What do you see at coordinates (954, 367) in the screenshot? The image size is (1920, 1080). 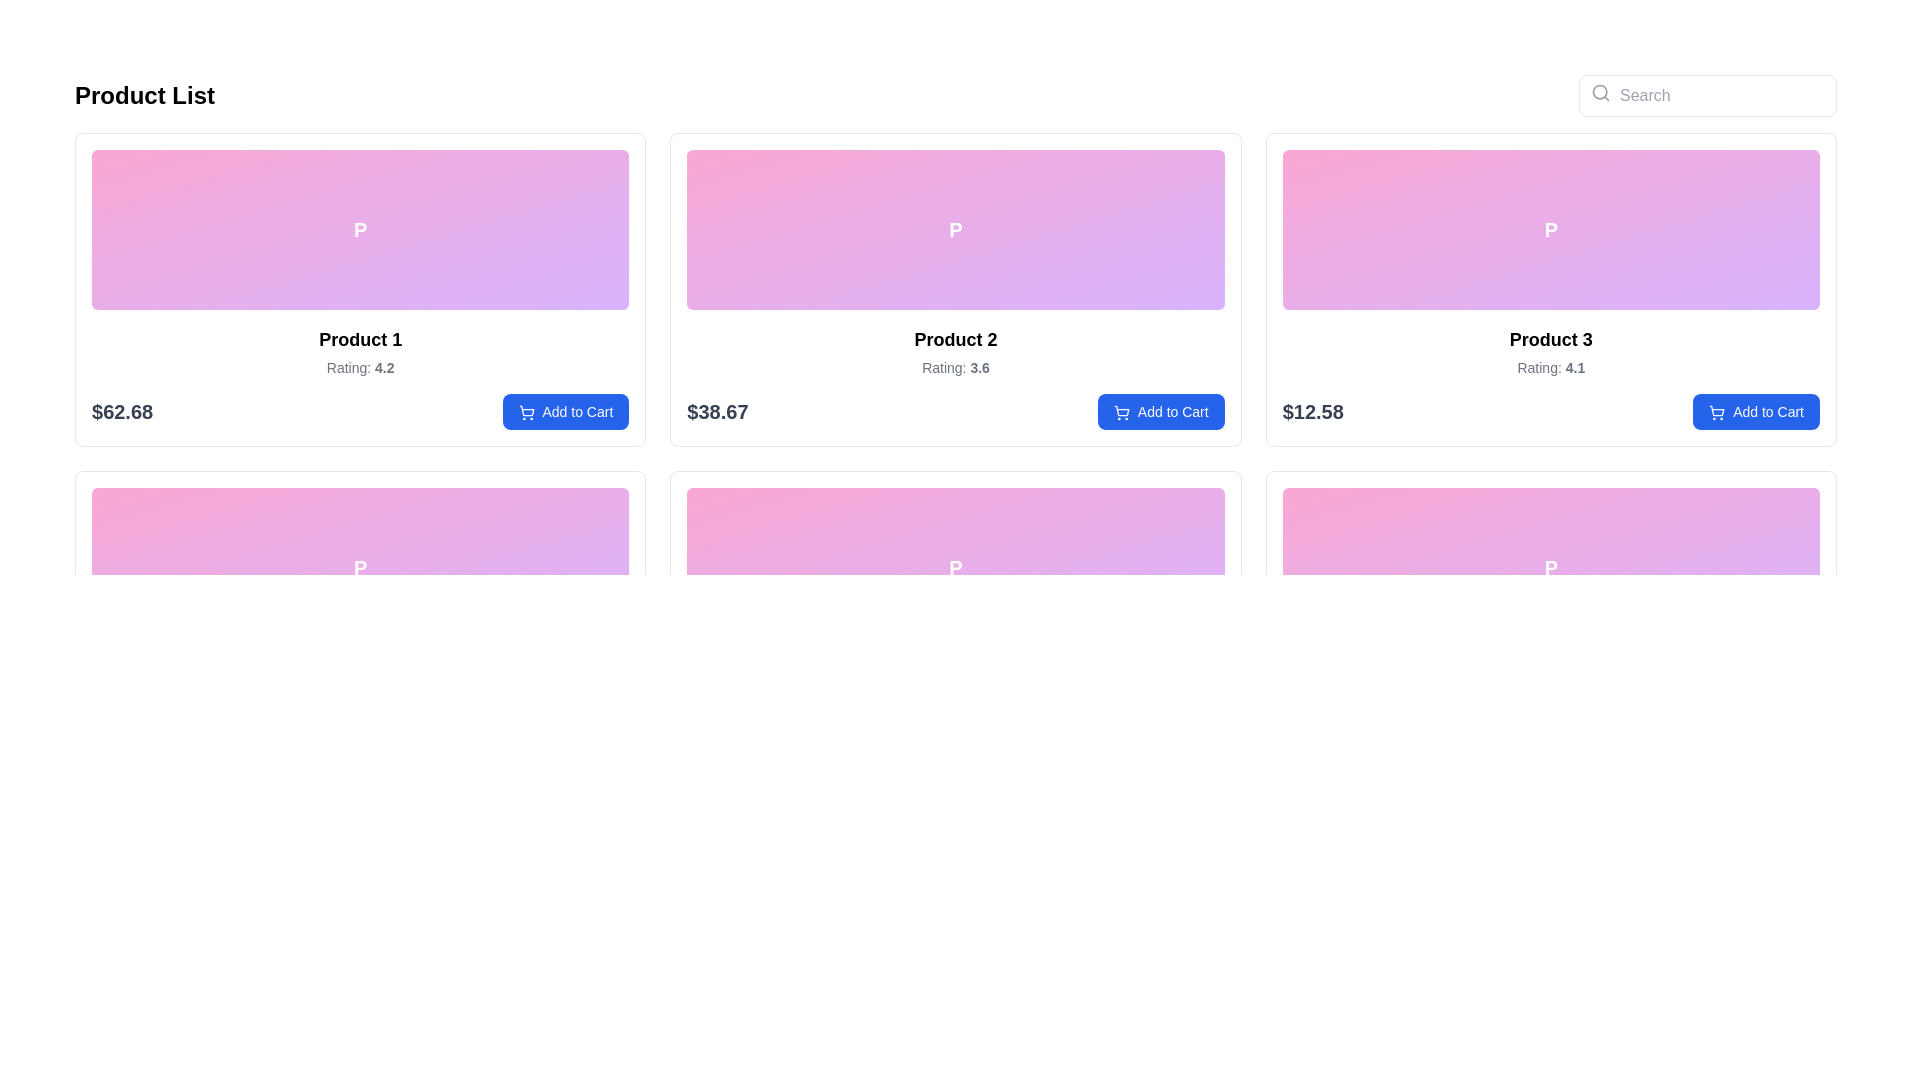 I see `the product rating text label situated below 'Product 2' and above the price '$38.67', which is centrally aligned within the product card` at bounding box center [954, 367].